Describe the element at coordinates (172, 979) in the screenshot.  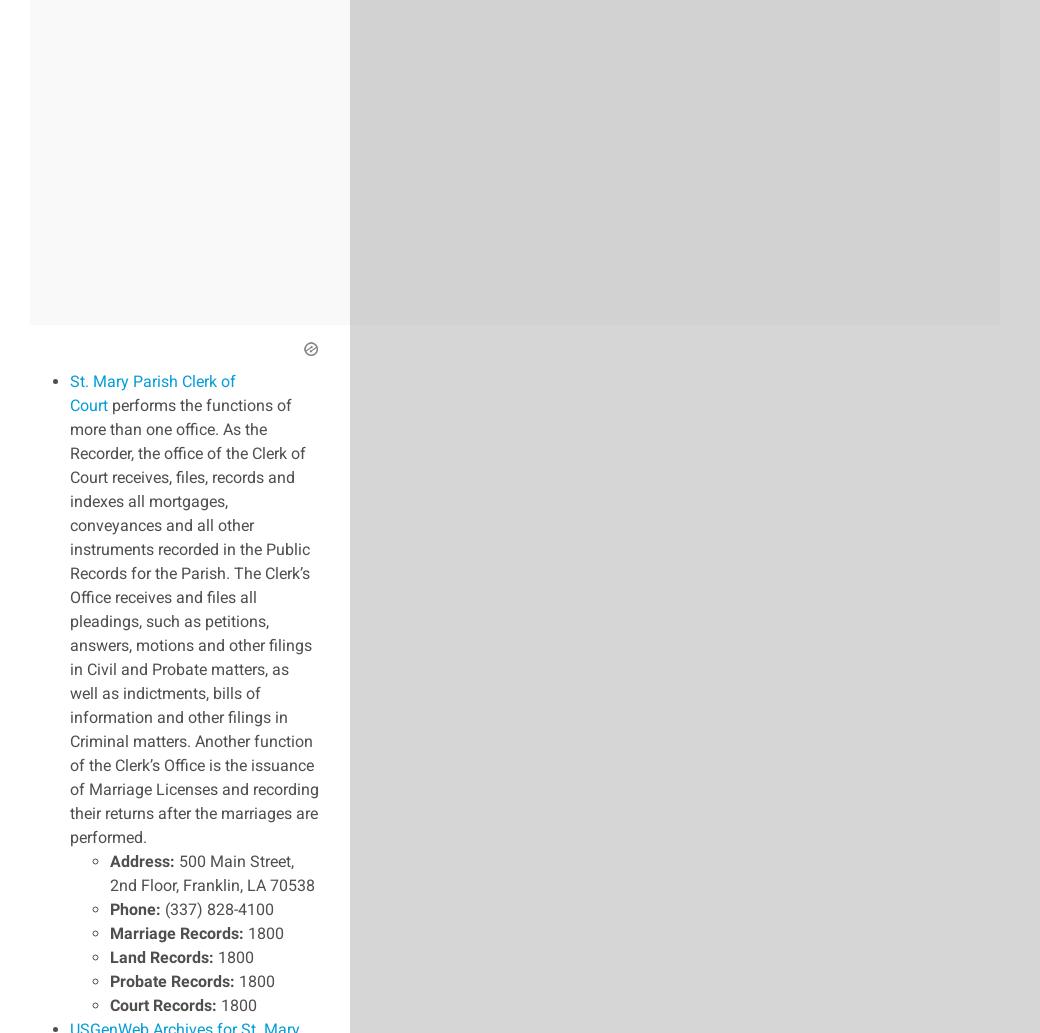
I see `'Probate Records:'` at that location.